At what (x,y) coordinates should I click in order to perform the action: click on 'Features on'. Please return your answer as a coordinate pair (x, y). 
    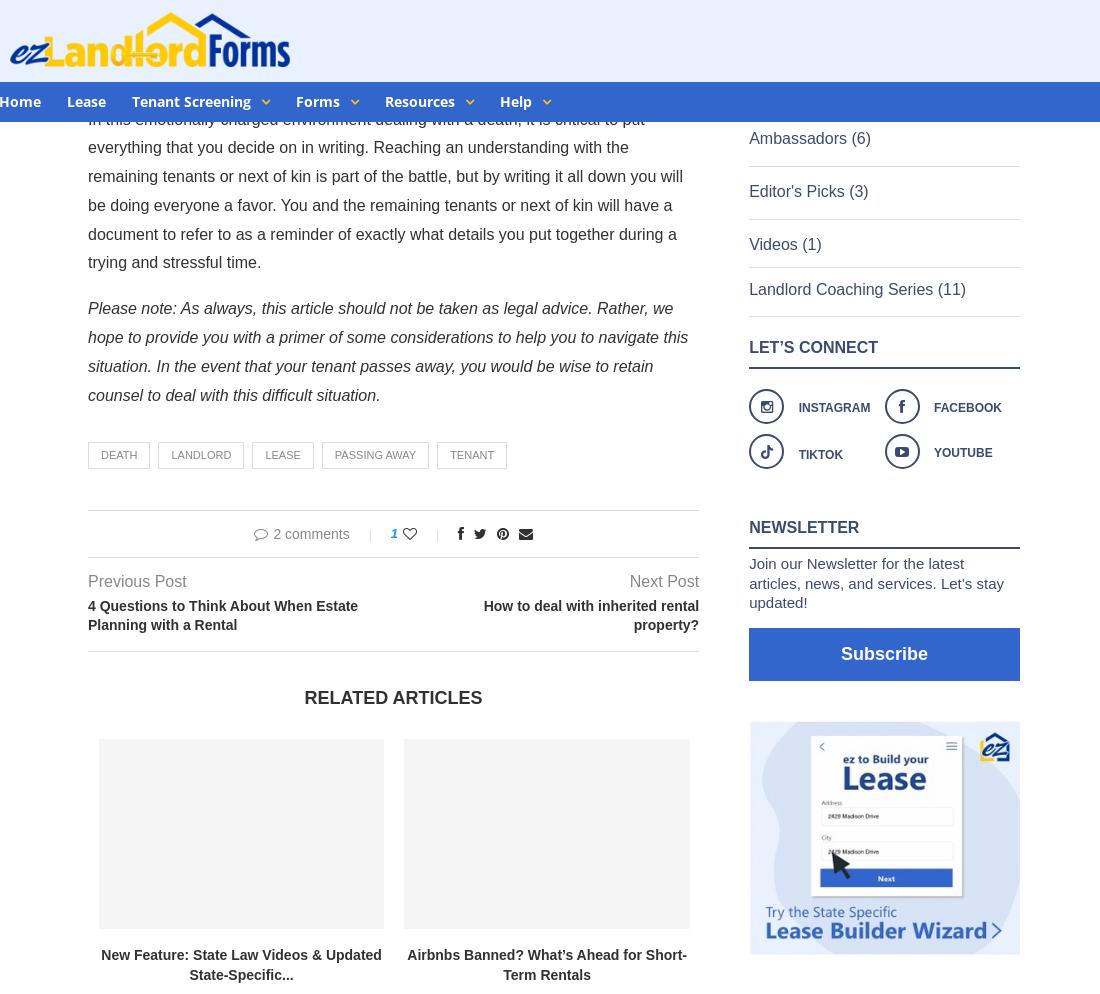
    Looking at the image, I should click on (549, 357).